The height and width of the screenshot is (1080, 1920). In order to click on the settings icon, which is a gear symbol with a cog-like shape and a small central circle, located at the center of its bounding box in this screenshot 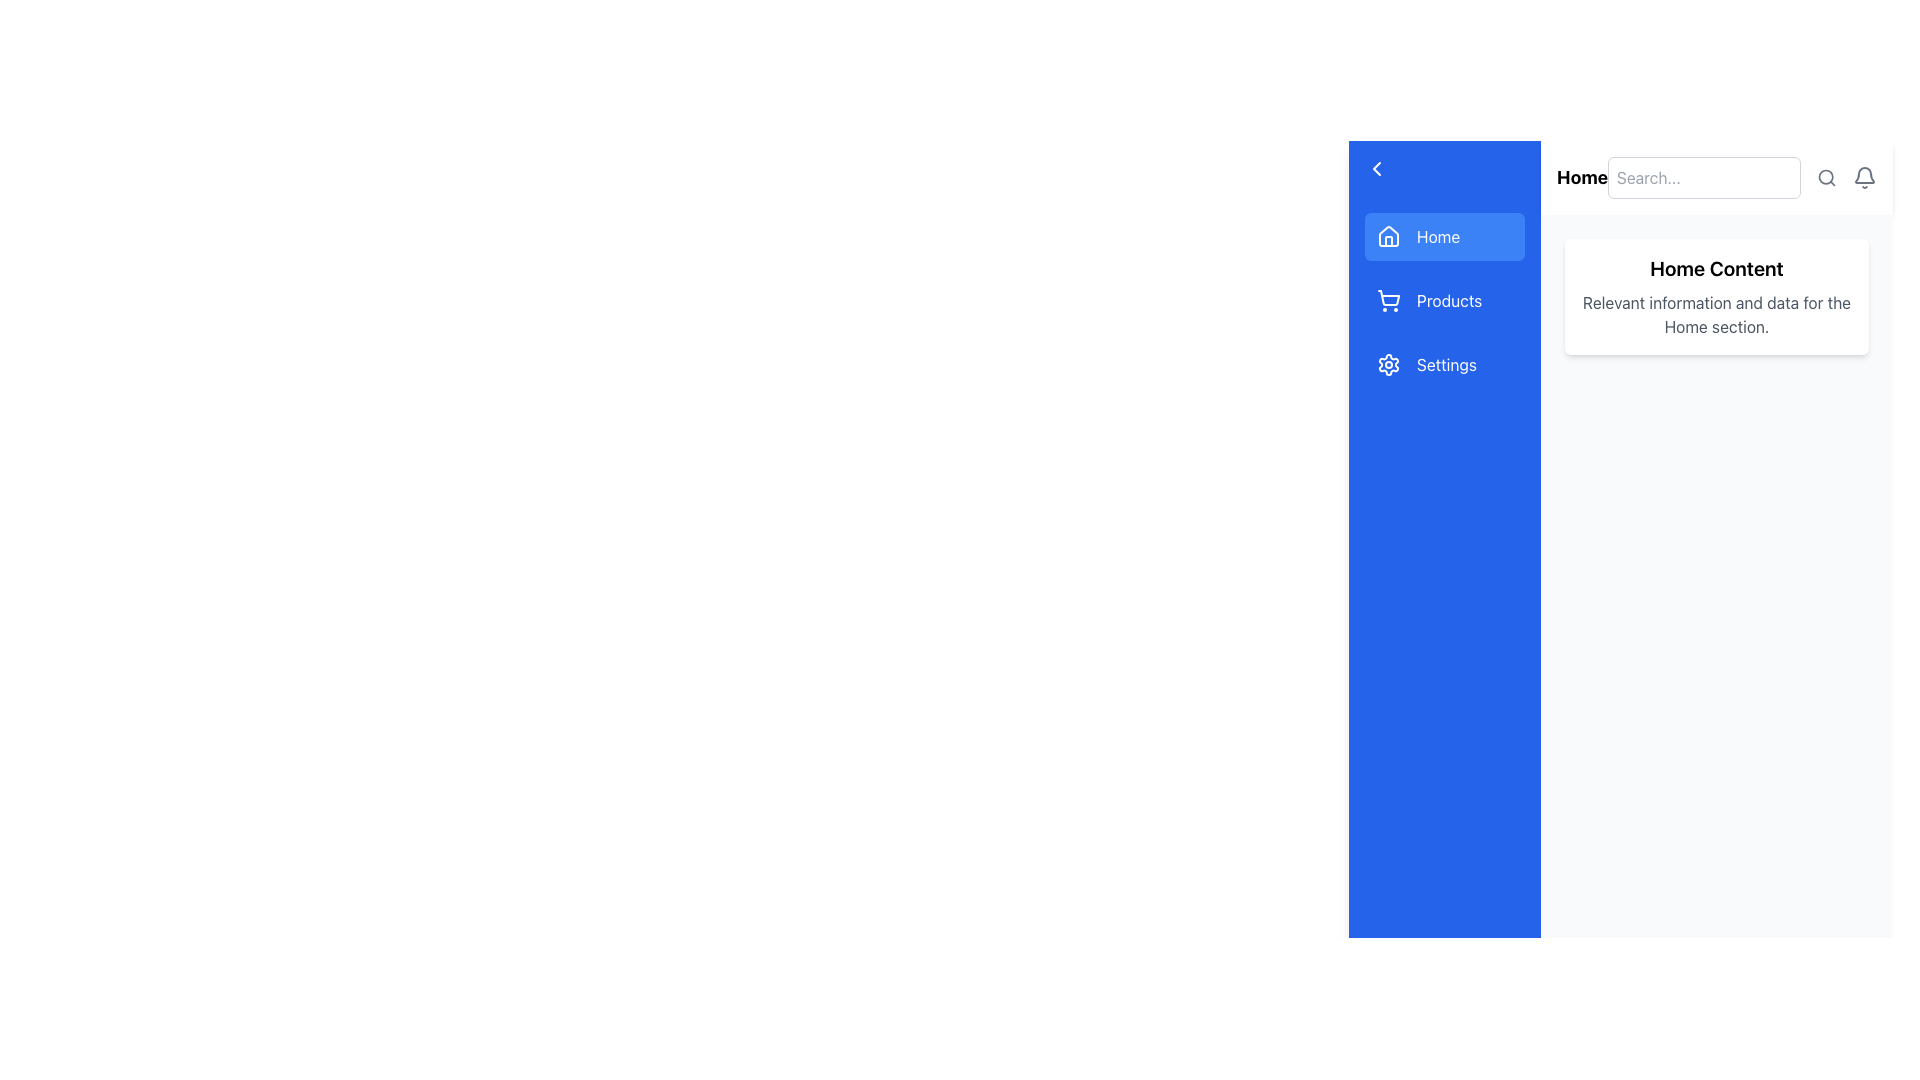, I will do `click(1387, 365)`.